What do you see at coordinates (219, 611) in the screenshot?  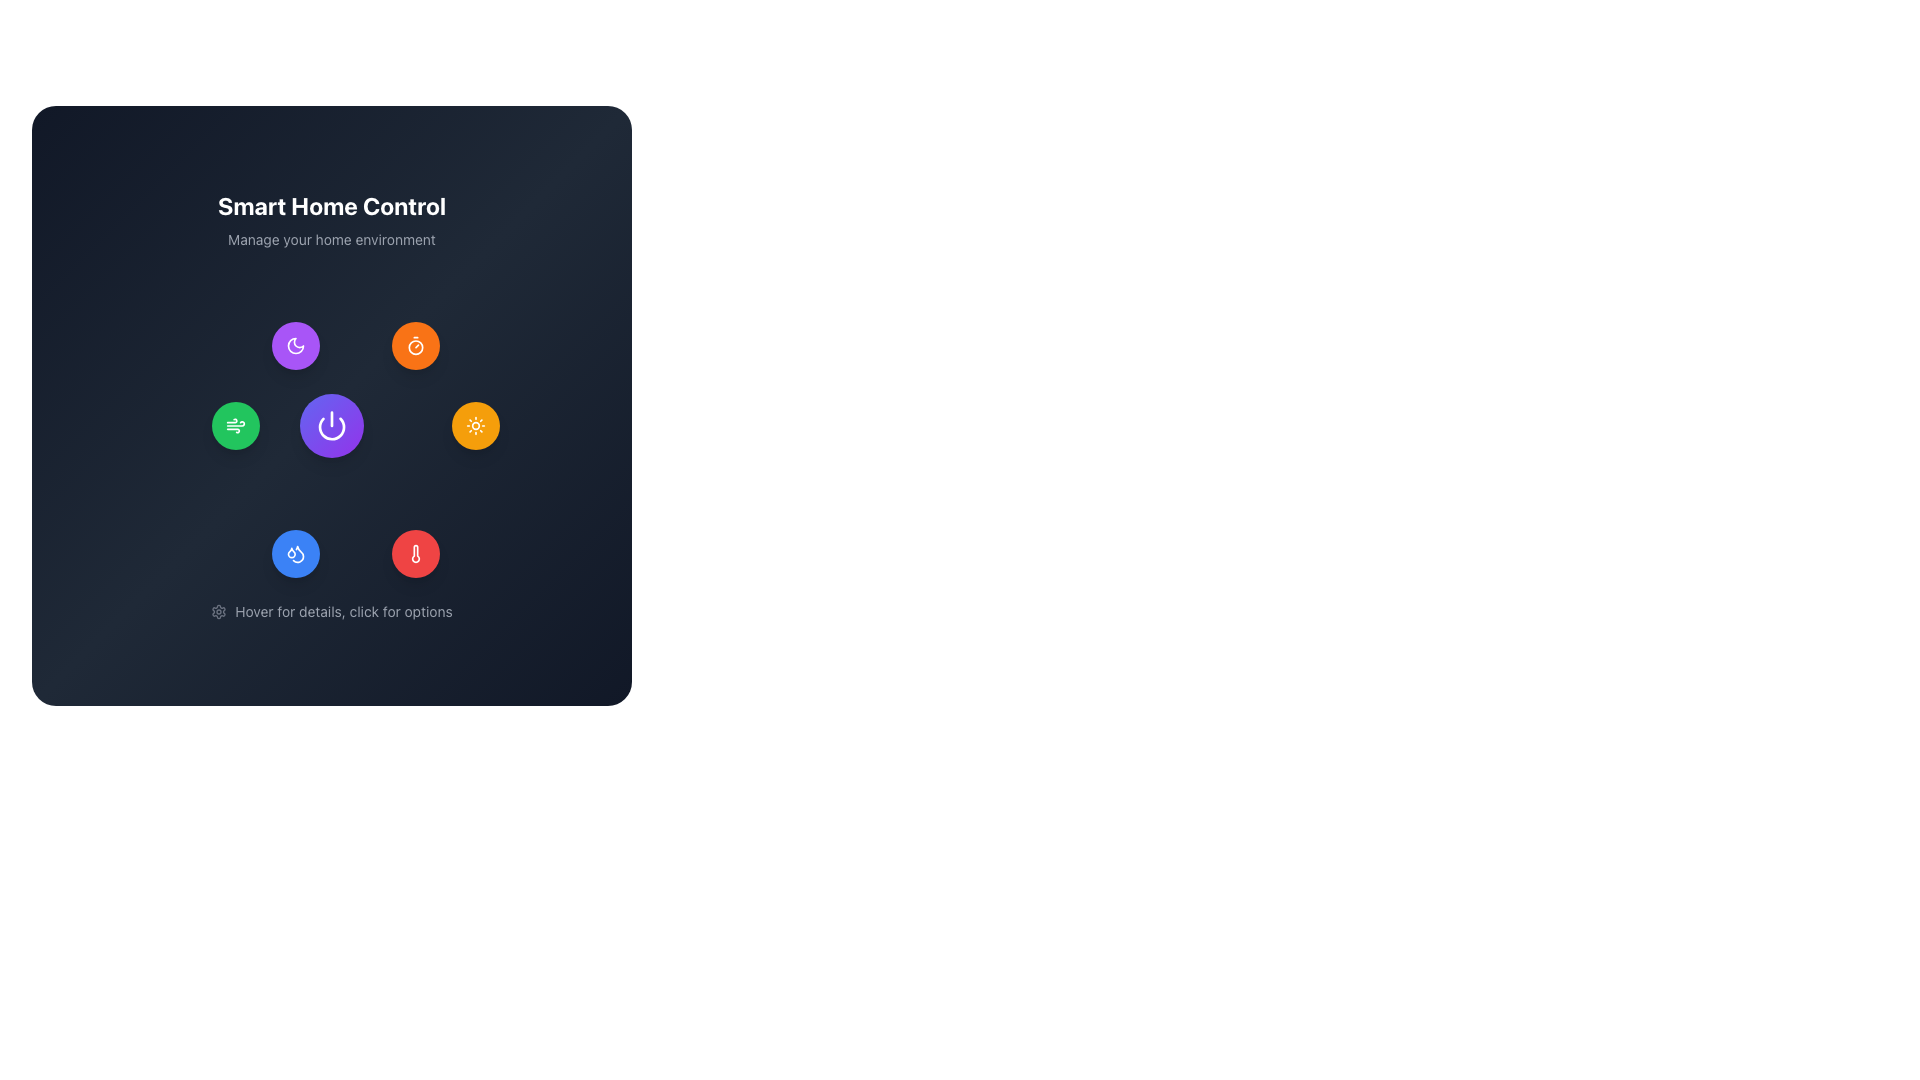 I see `the cogwheel icon representing settings located in the lower-left segment of the control panel interface, directly to the left of the text 'Hover for details, click for options'` at bounding box center [219, 611].